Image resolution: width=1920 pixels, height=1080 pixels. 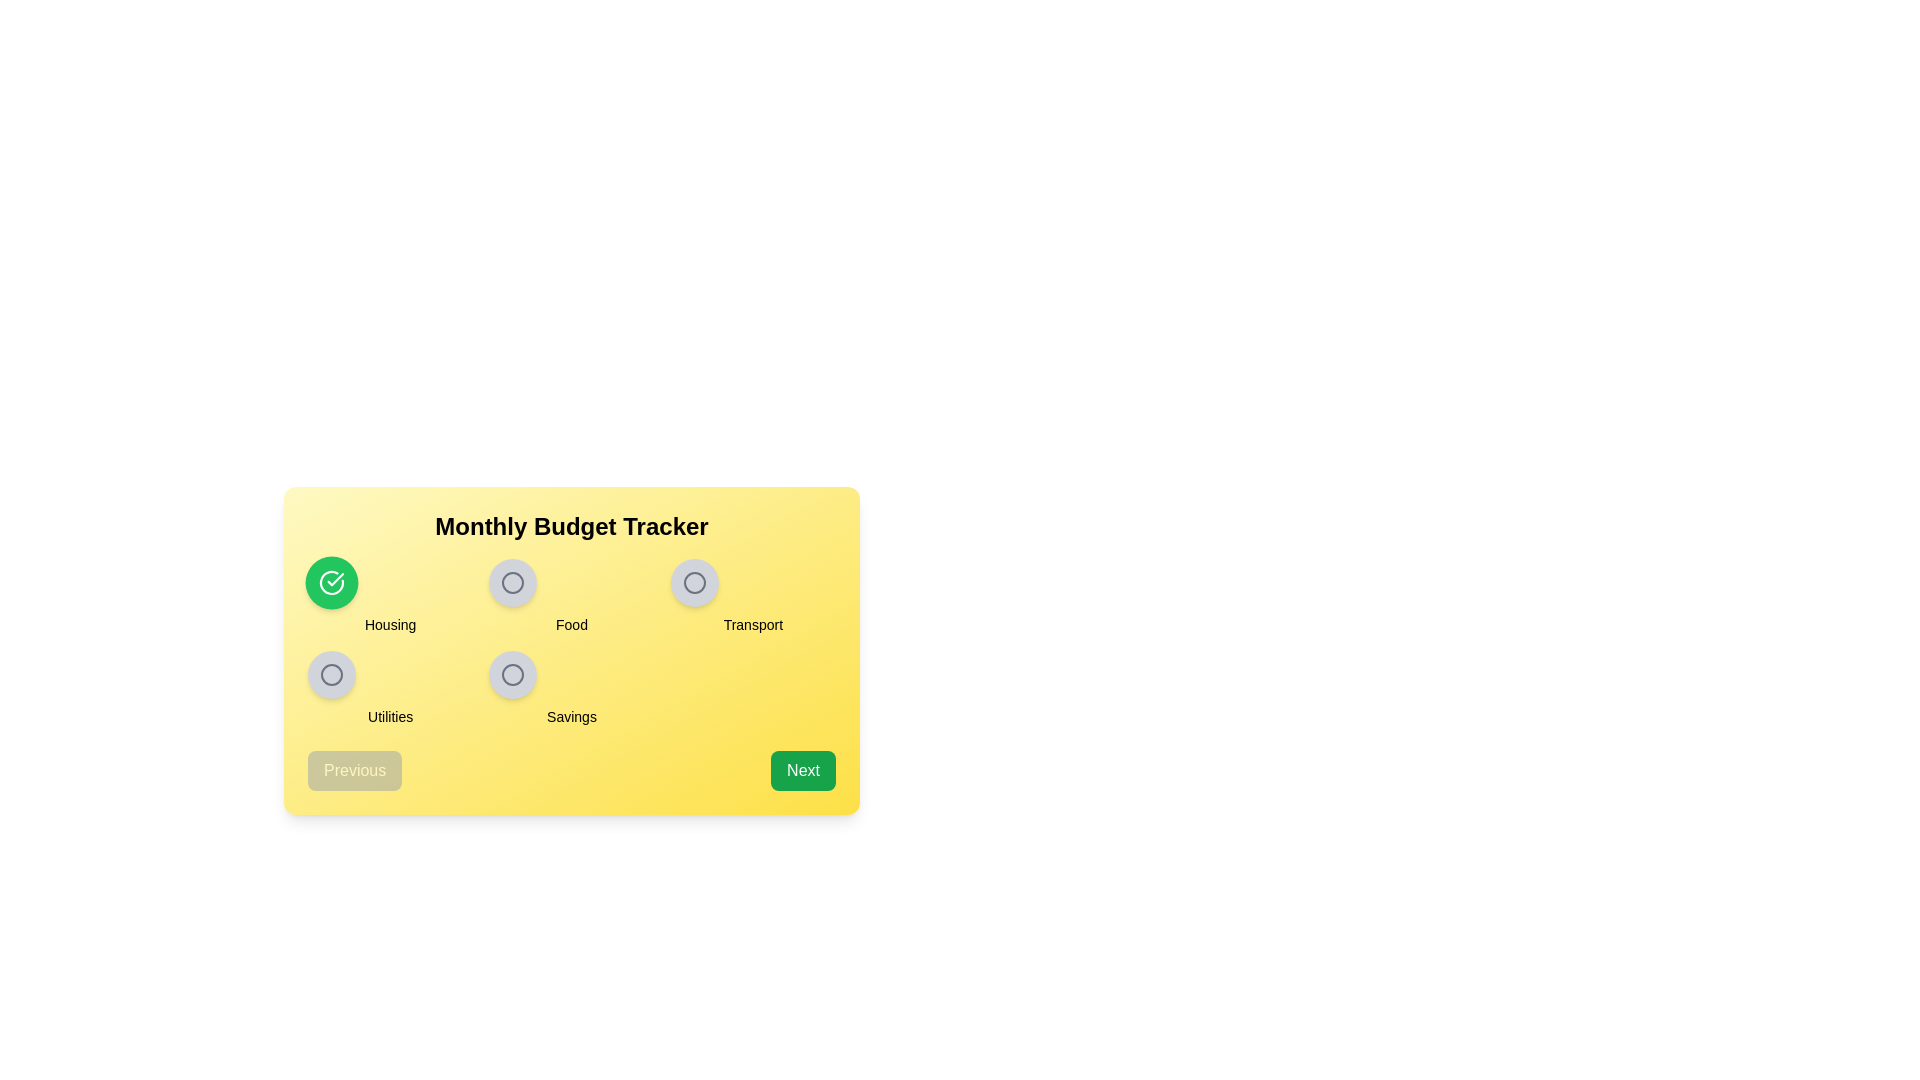 I want to click on the 'Food' category radio button, so click(x=513, y=582).